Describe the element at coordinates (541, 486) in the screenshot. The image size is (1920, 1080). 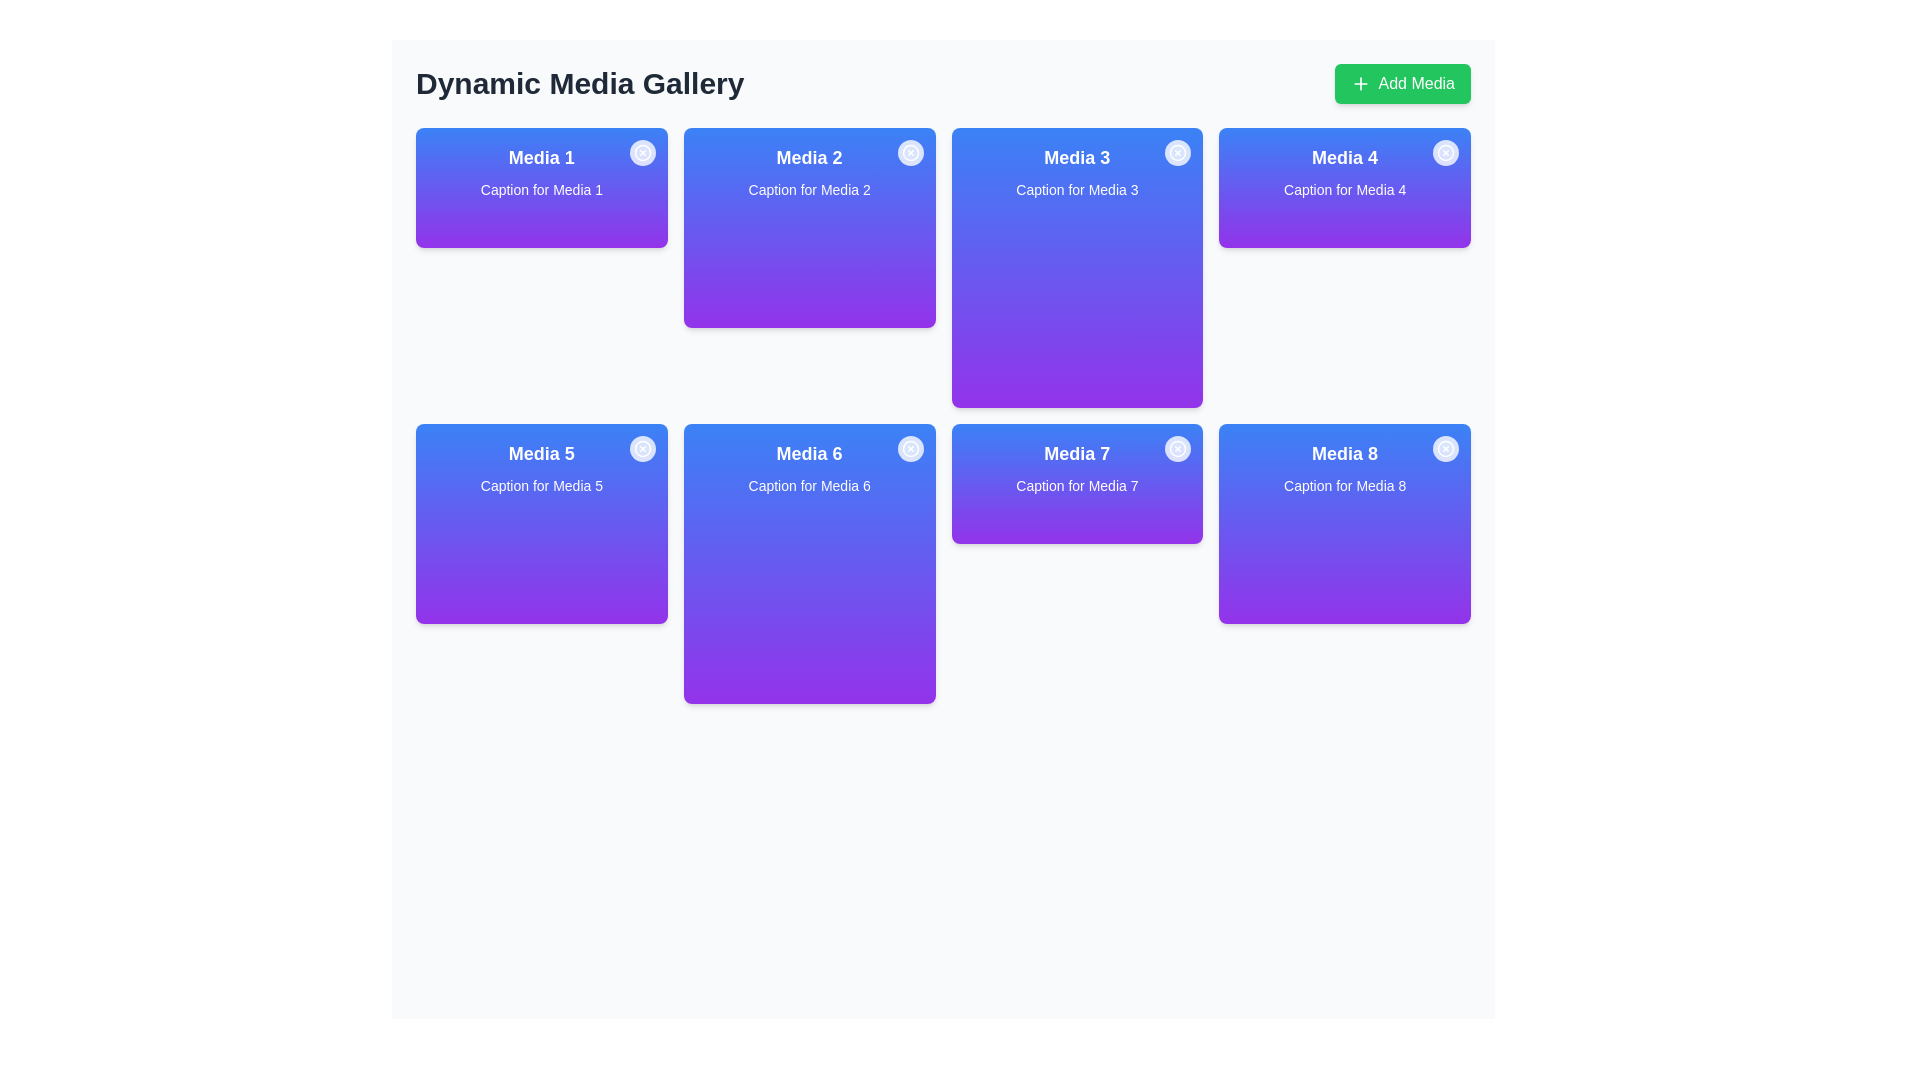
I see `the text label that serves as the descriptive caption for the 'Media 5' card, located in the second row, first column of the media gallery grid` at that location.